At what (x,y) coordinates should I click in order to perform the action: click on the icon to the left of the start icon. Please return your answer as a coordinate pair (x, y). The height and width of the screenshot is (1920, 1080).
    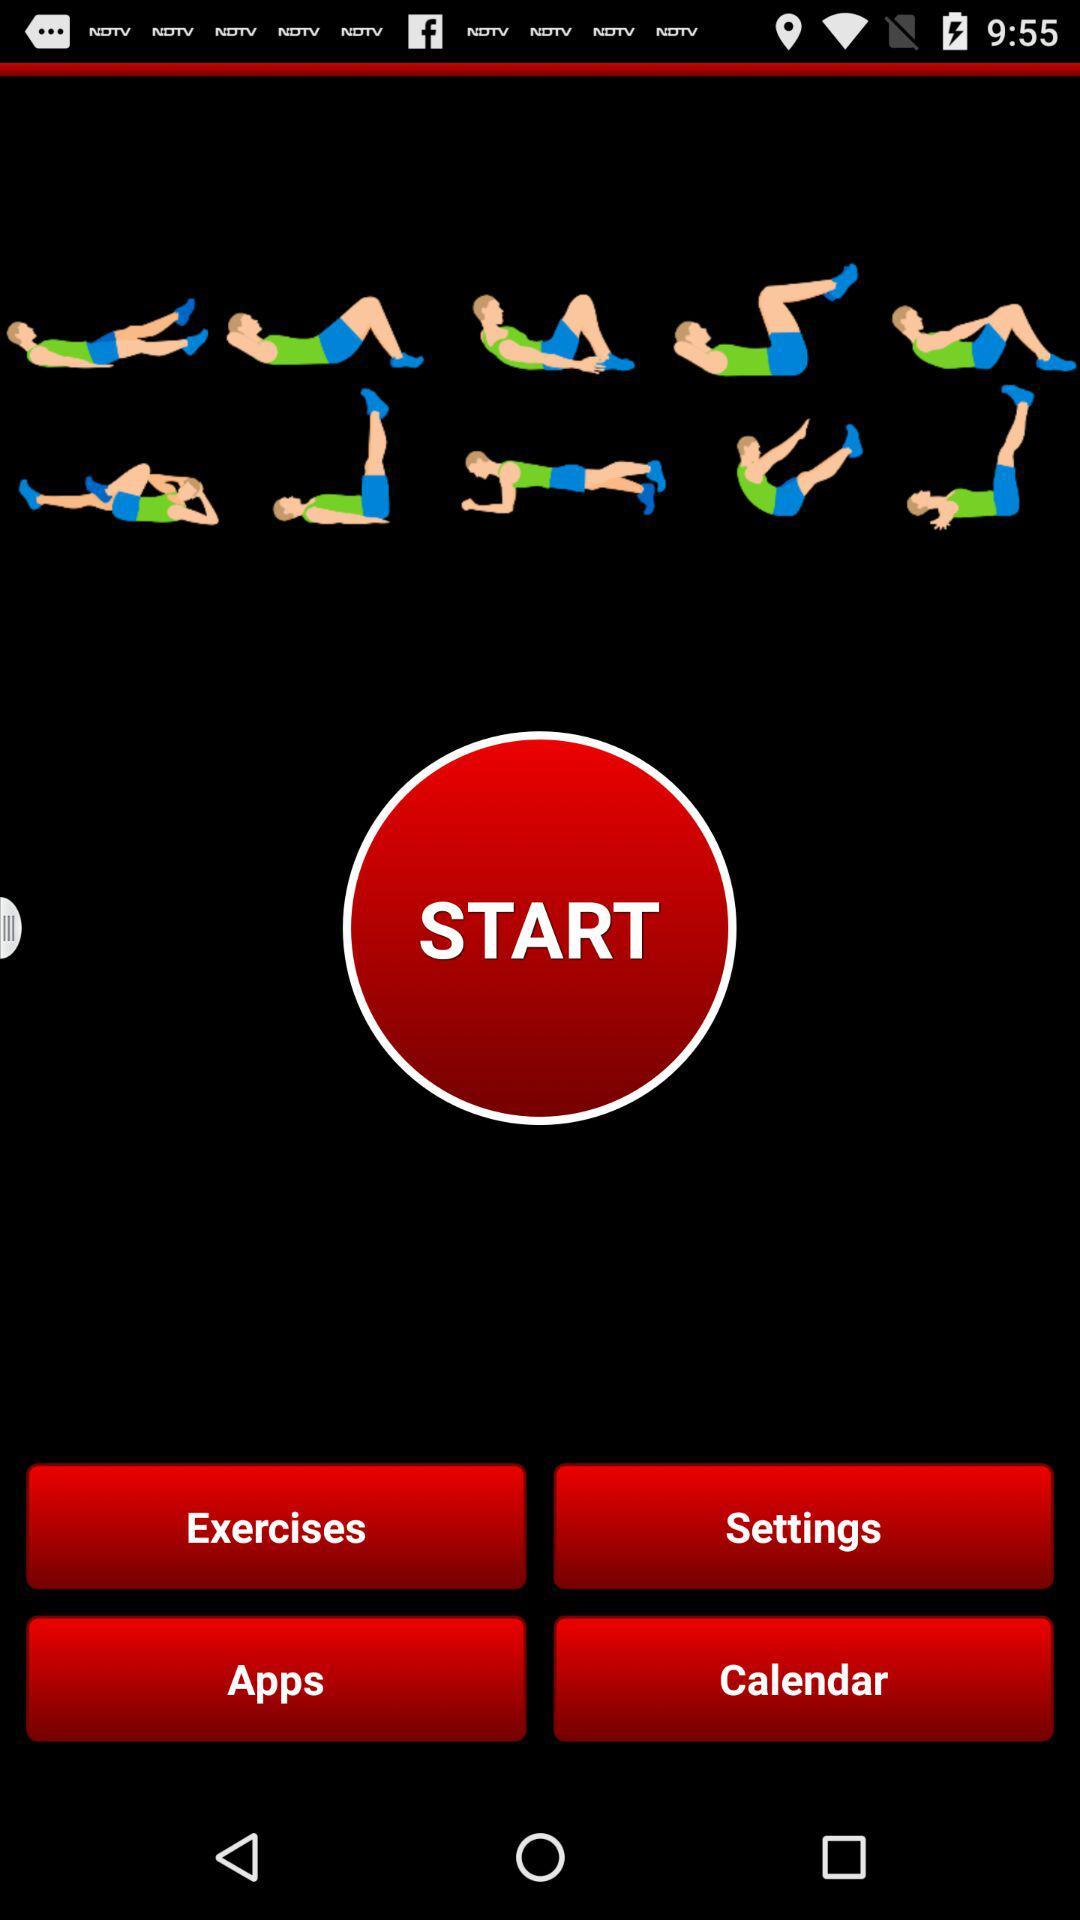
    Looking at the image, I should click on (23, 927).